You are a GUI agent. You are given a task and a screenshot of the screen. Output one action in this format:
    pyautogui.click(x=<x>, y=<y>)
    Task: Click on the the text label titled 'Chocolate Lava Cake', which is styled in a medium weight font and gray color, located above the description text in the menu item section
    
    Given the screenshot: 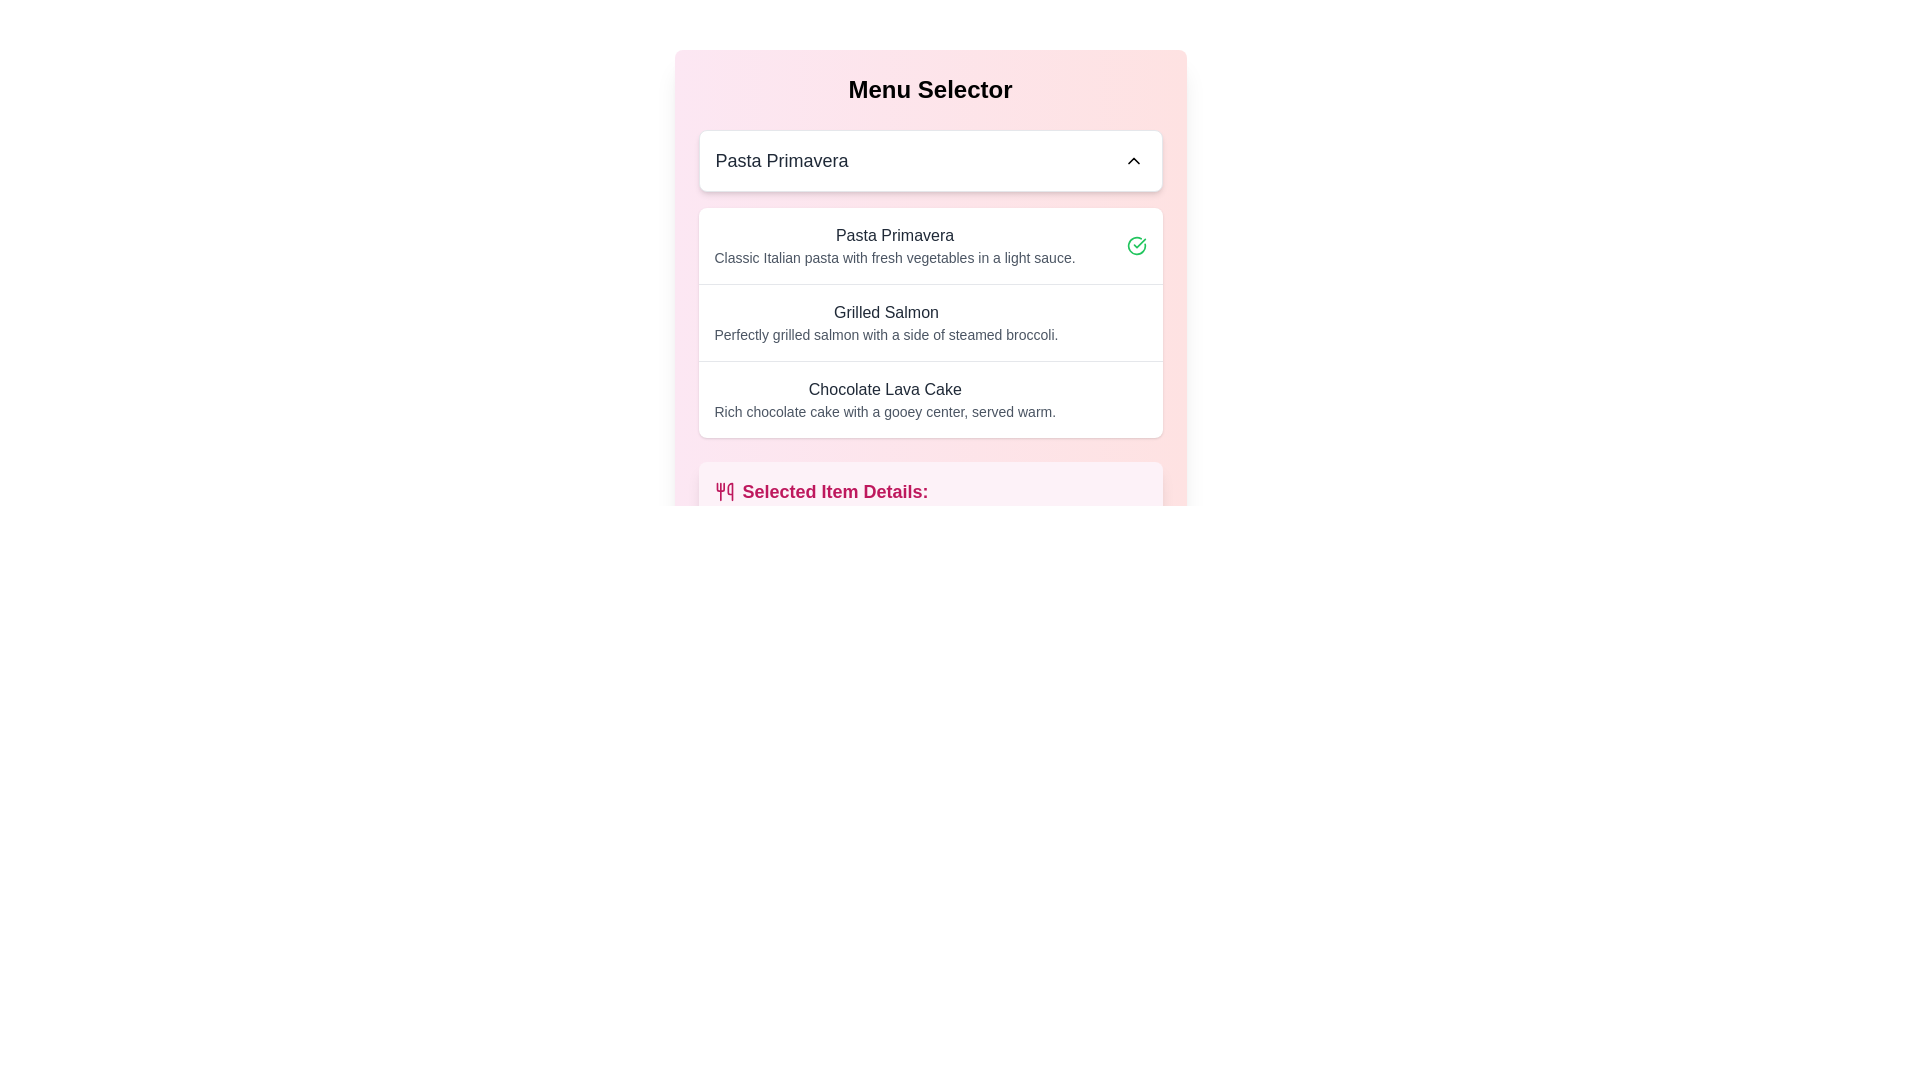 What is the action you would take?
    pyautogui.click(x=884, y=389)
    